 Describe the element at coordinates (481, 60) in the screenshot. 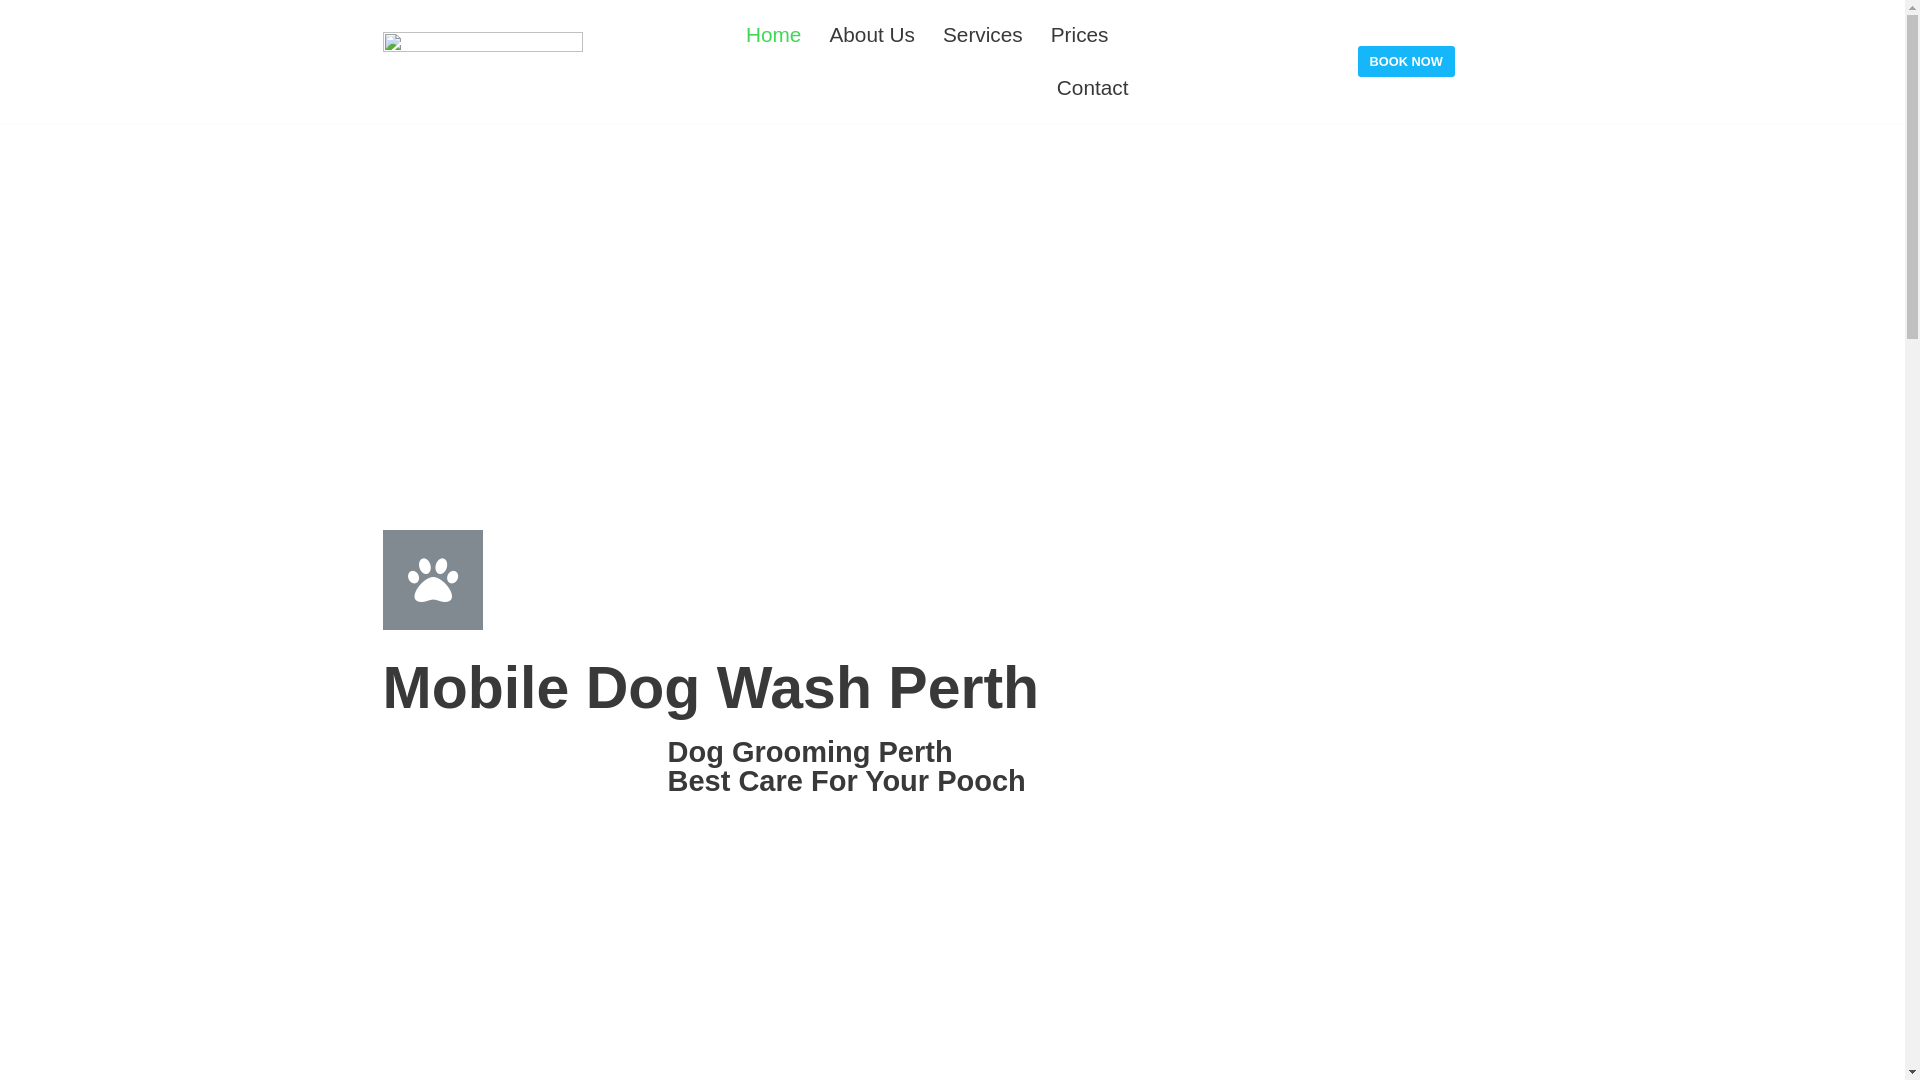

I see `'Mobile Dog Wash'` at that location.